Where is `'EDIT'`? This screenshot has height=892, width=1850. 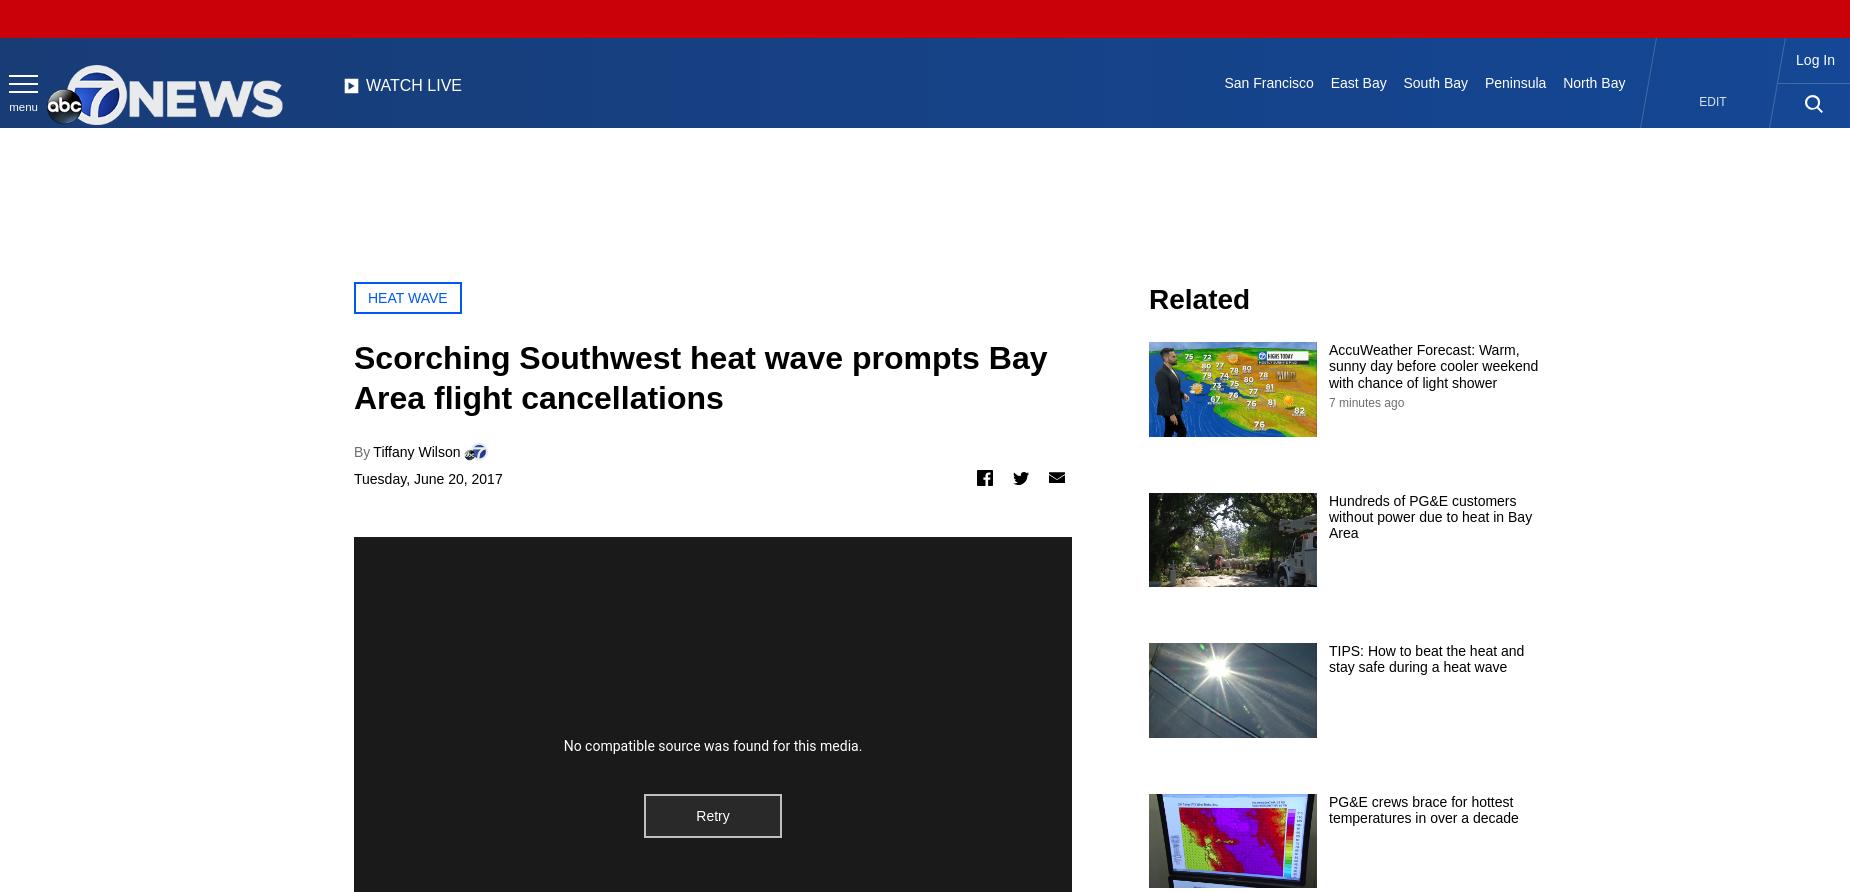
'EDIT' is located at coordinates (1712, 101).